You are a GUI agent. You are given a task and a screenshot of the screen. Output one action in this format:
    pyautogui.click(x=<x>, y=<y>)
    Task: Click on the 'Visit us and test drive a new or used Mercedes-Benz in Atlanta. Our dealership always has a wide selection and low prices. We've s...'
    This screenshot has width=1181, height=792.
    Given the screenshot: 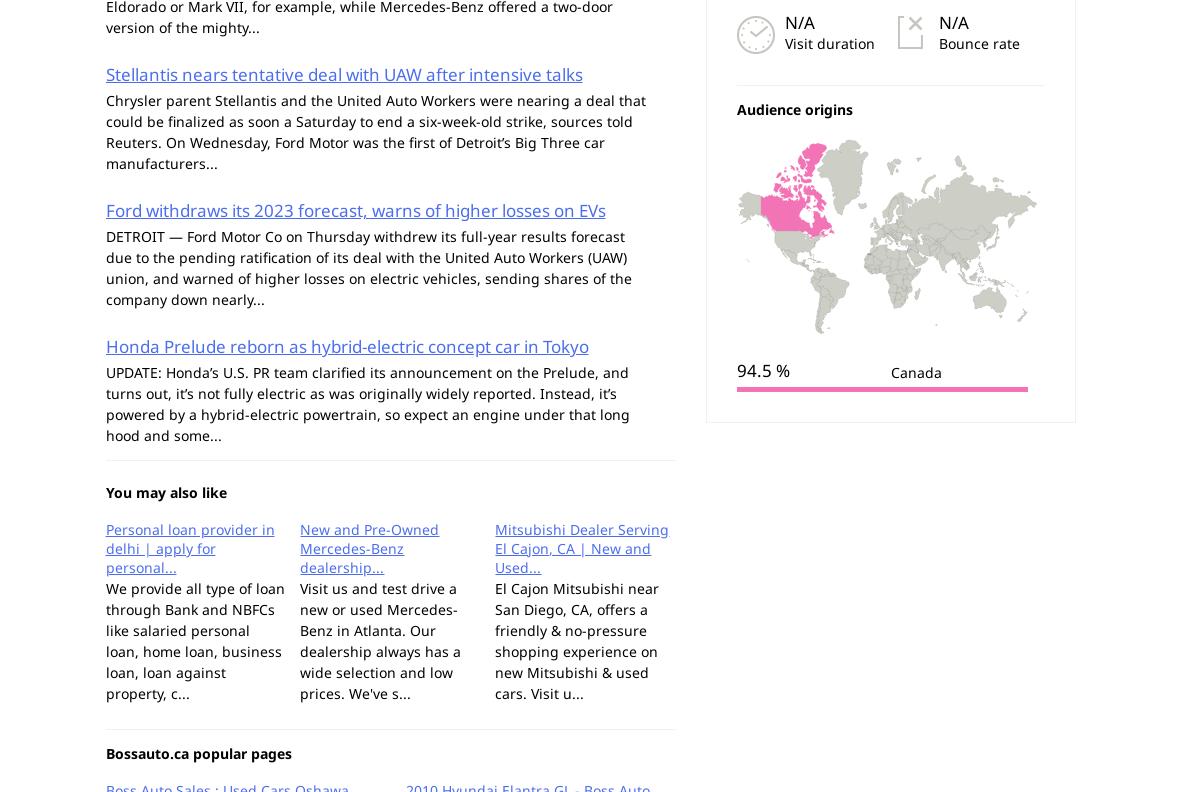 What is the action you would take?
    pyautogui.click(x=298, y=639)
    